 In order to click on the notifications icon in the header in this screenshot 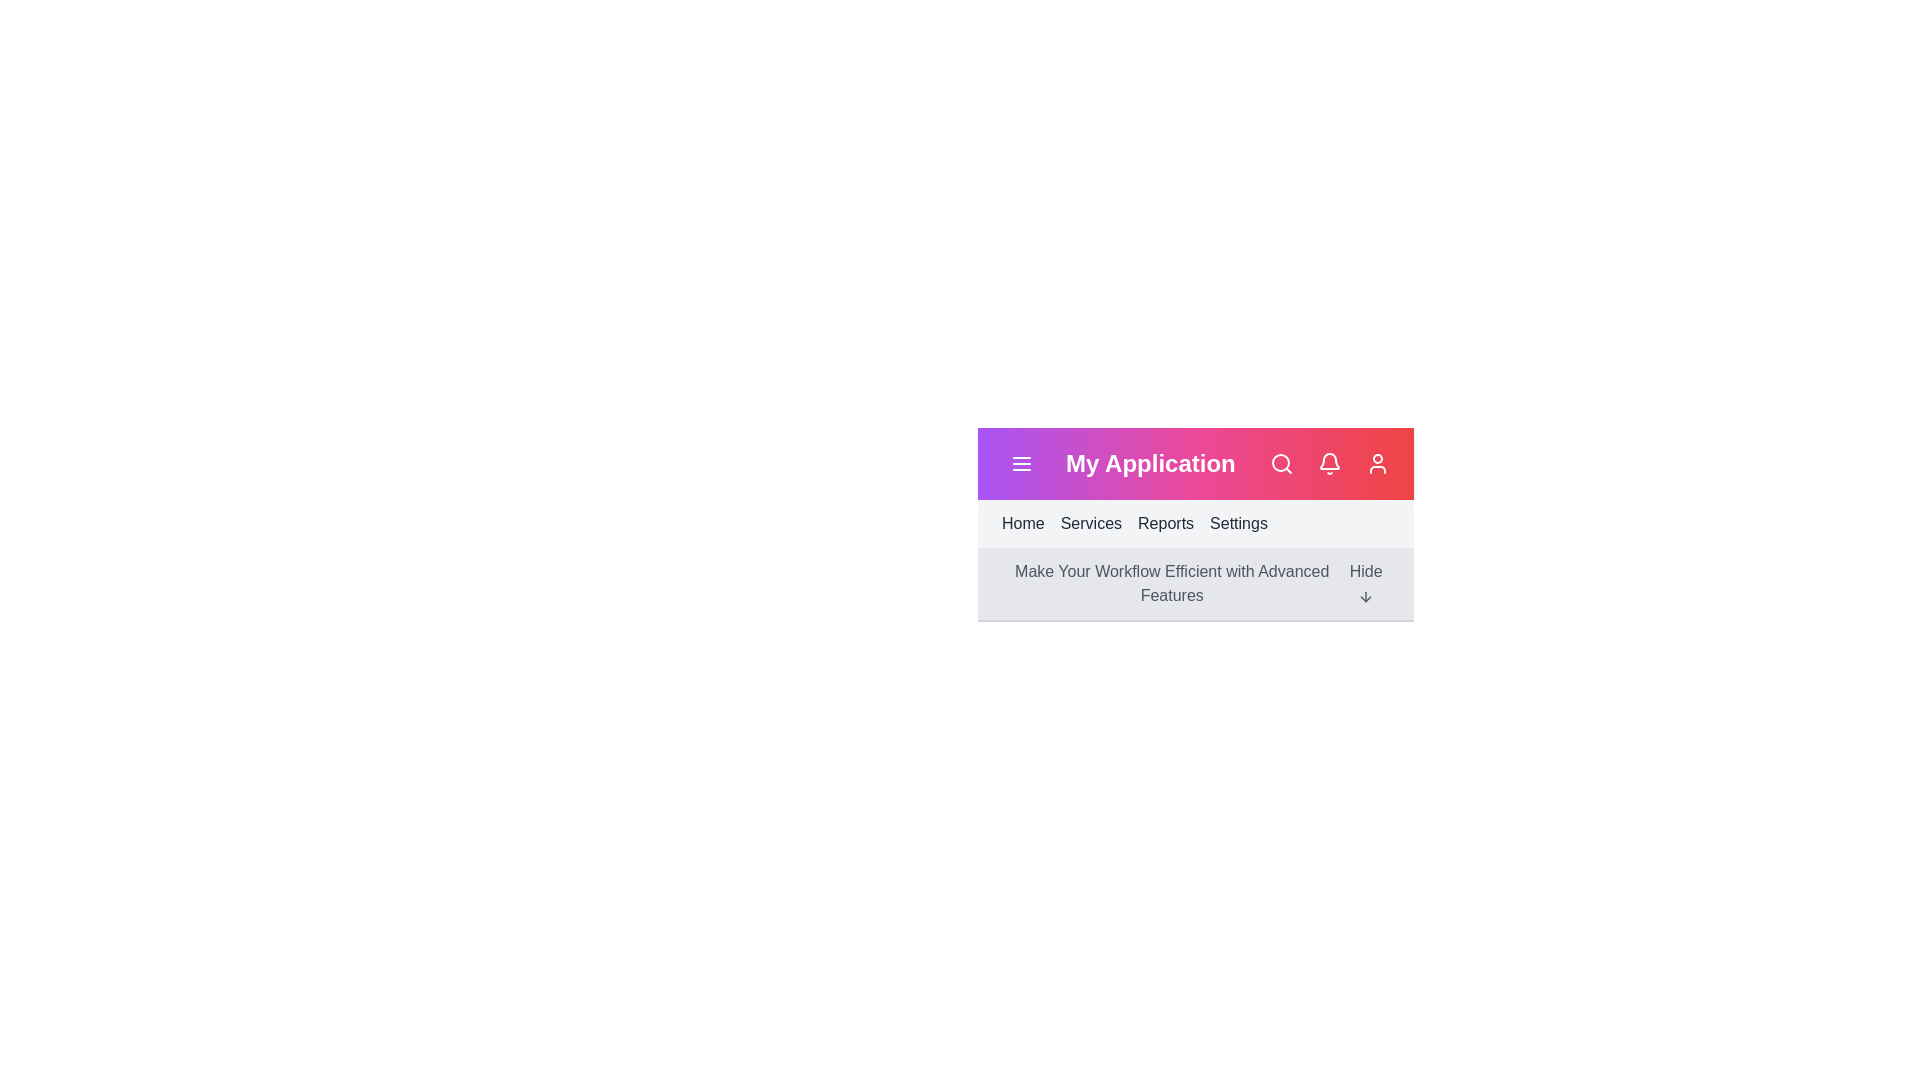, I will do `click(1329, 463)`.